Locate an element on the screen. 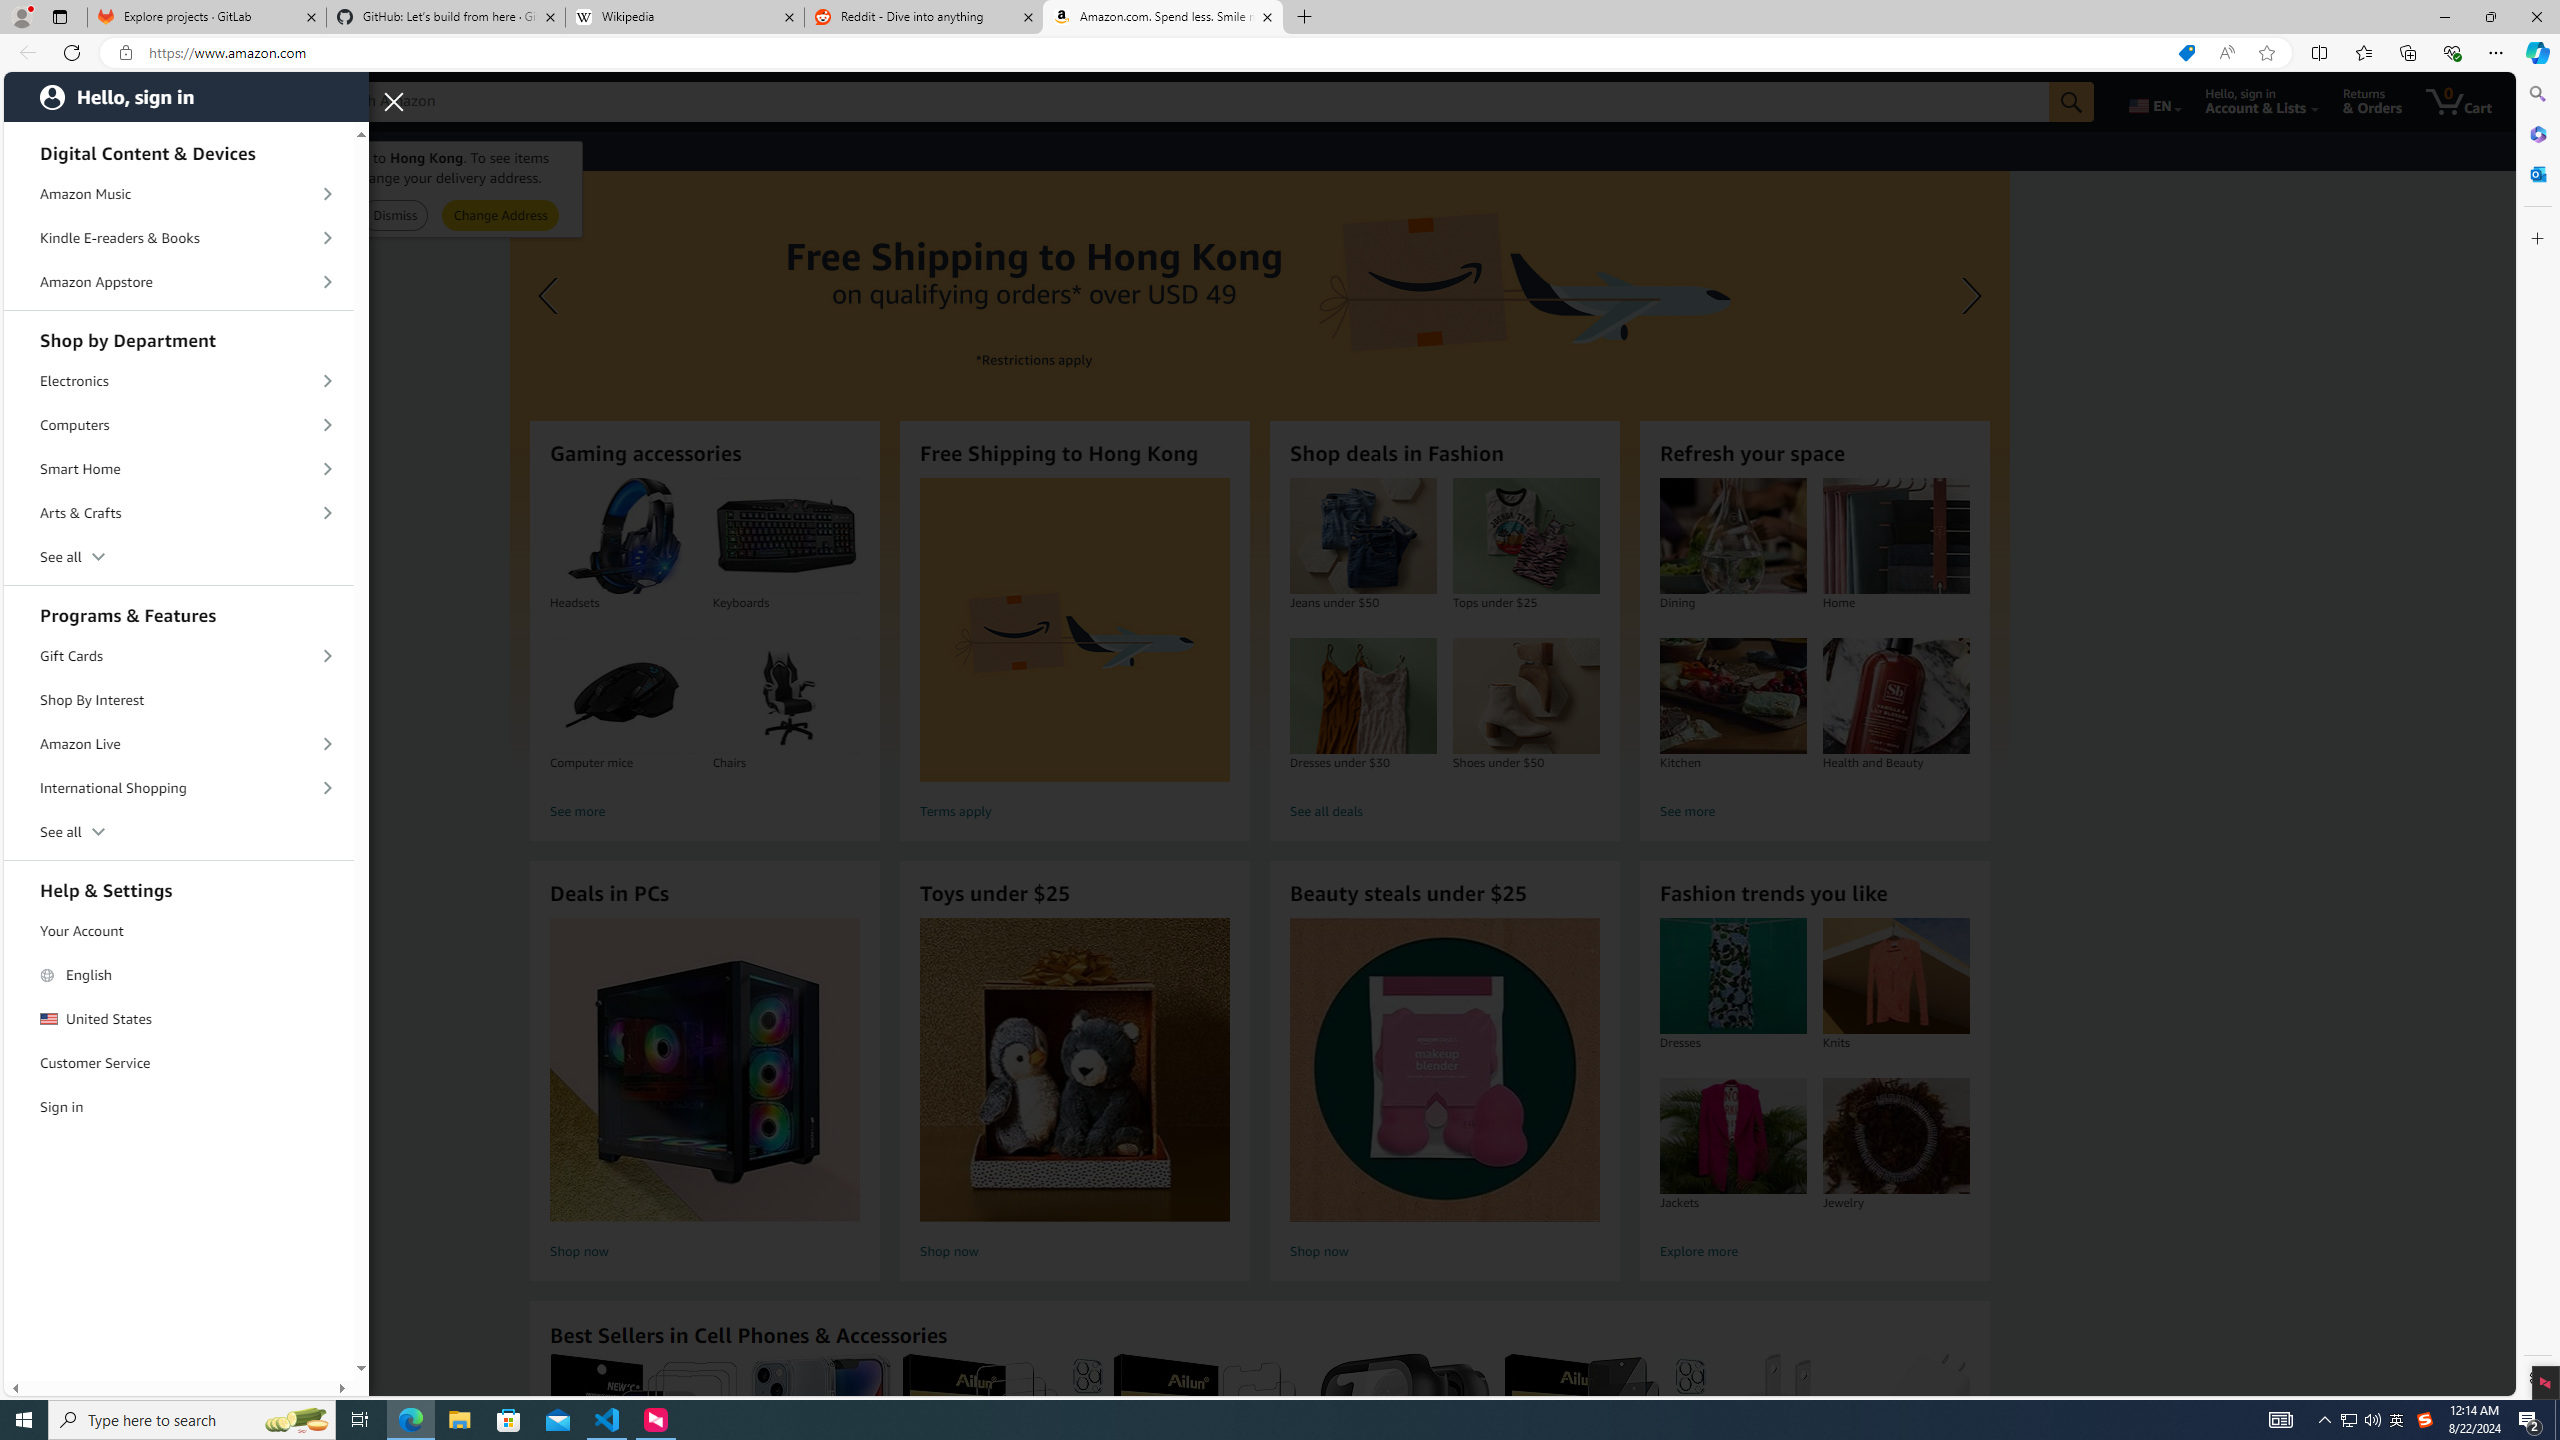  'Electronics' is located at coordinates (179, 379).